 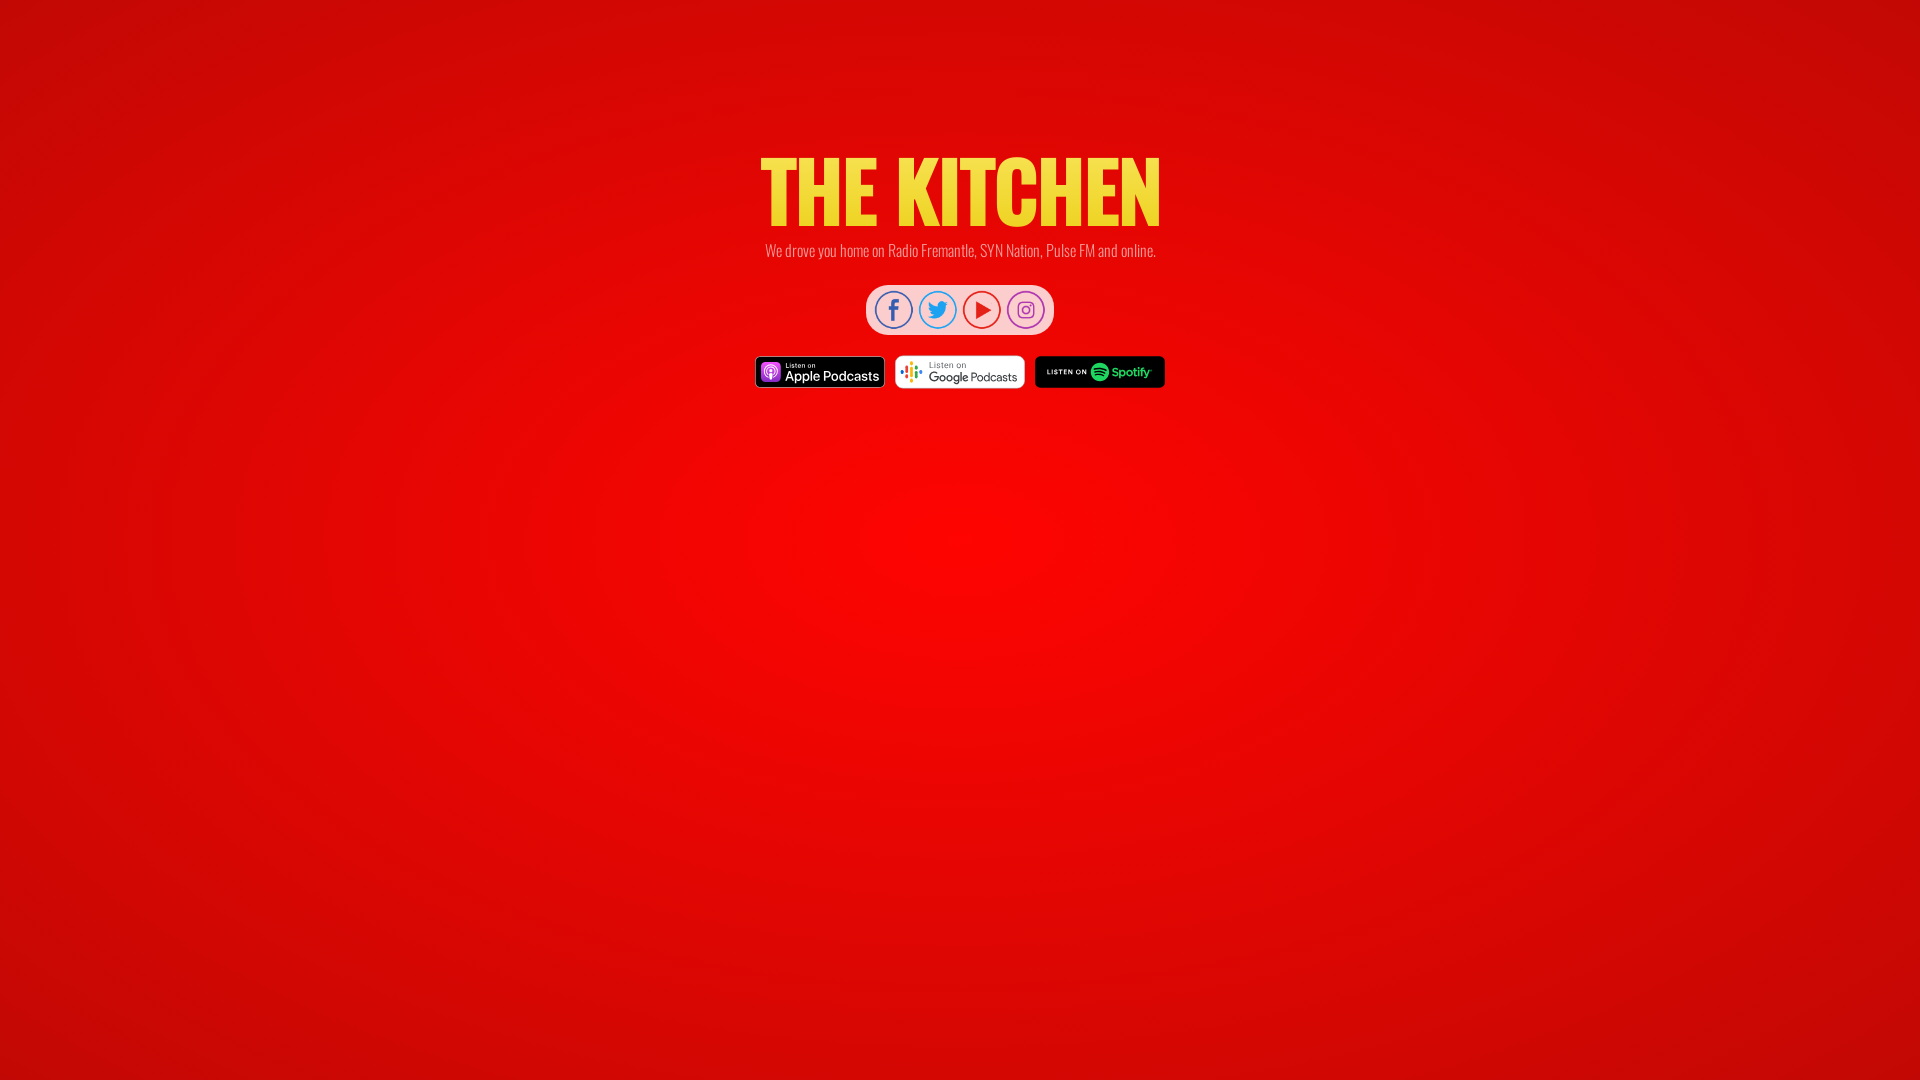 I want to click on 'YouTube video player', so click(x=960, y=600).